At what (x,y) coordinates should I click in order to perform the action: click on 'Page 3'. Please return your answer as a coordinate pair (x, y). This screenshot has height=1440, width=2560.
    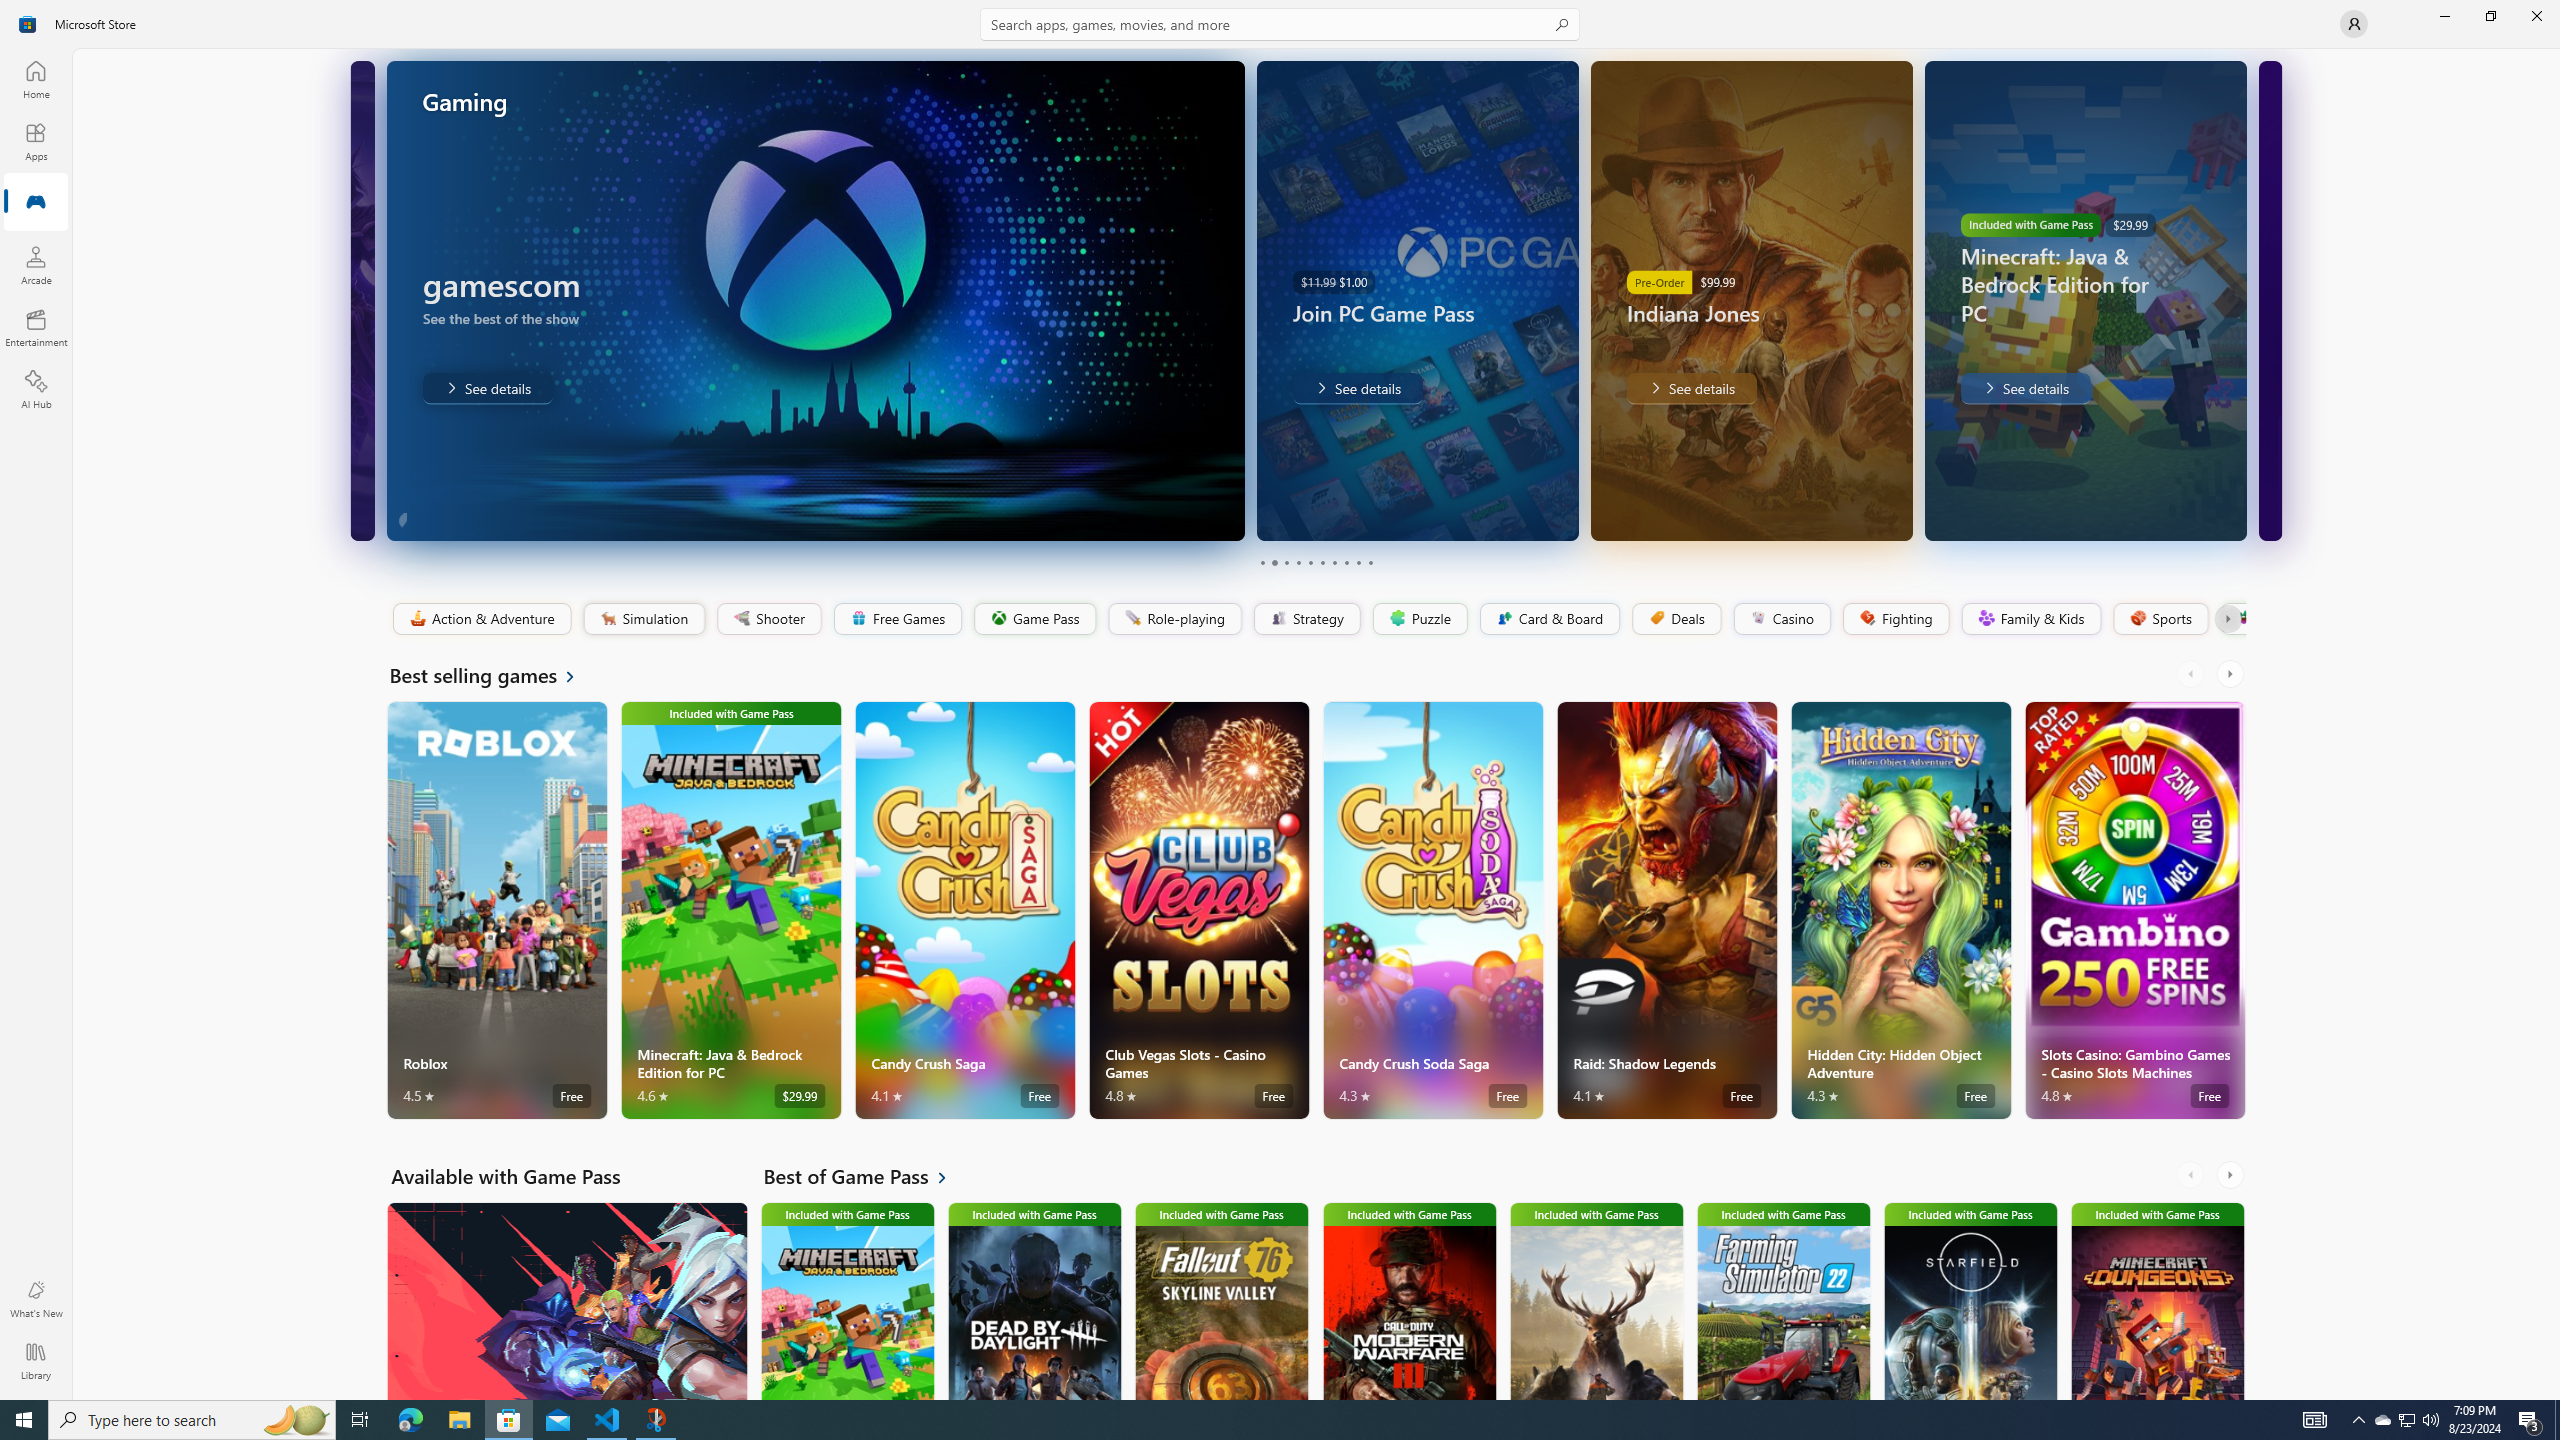
    Looking at the image, I should click on (1285, 562).